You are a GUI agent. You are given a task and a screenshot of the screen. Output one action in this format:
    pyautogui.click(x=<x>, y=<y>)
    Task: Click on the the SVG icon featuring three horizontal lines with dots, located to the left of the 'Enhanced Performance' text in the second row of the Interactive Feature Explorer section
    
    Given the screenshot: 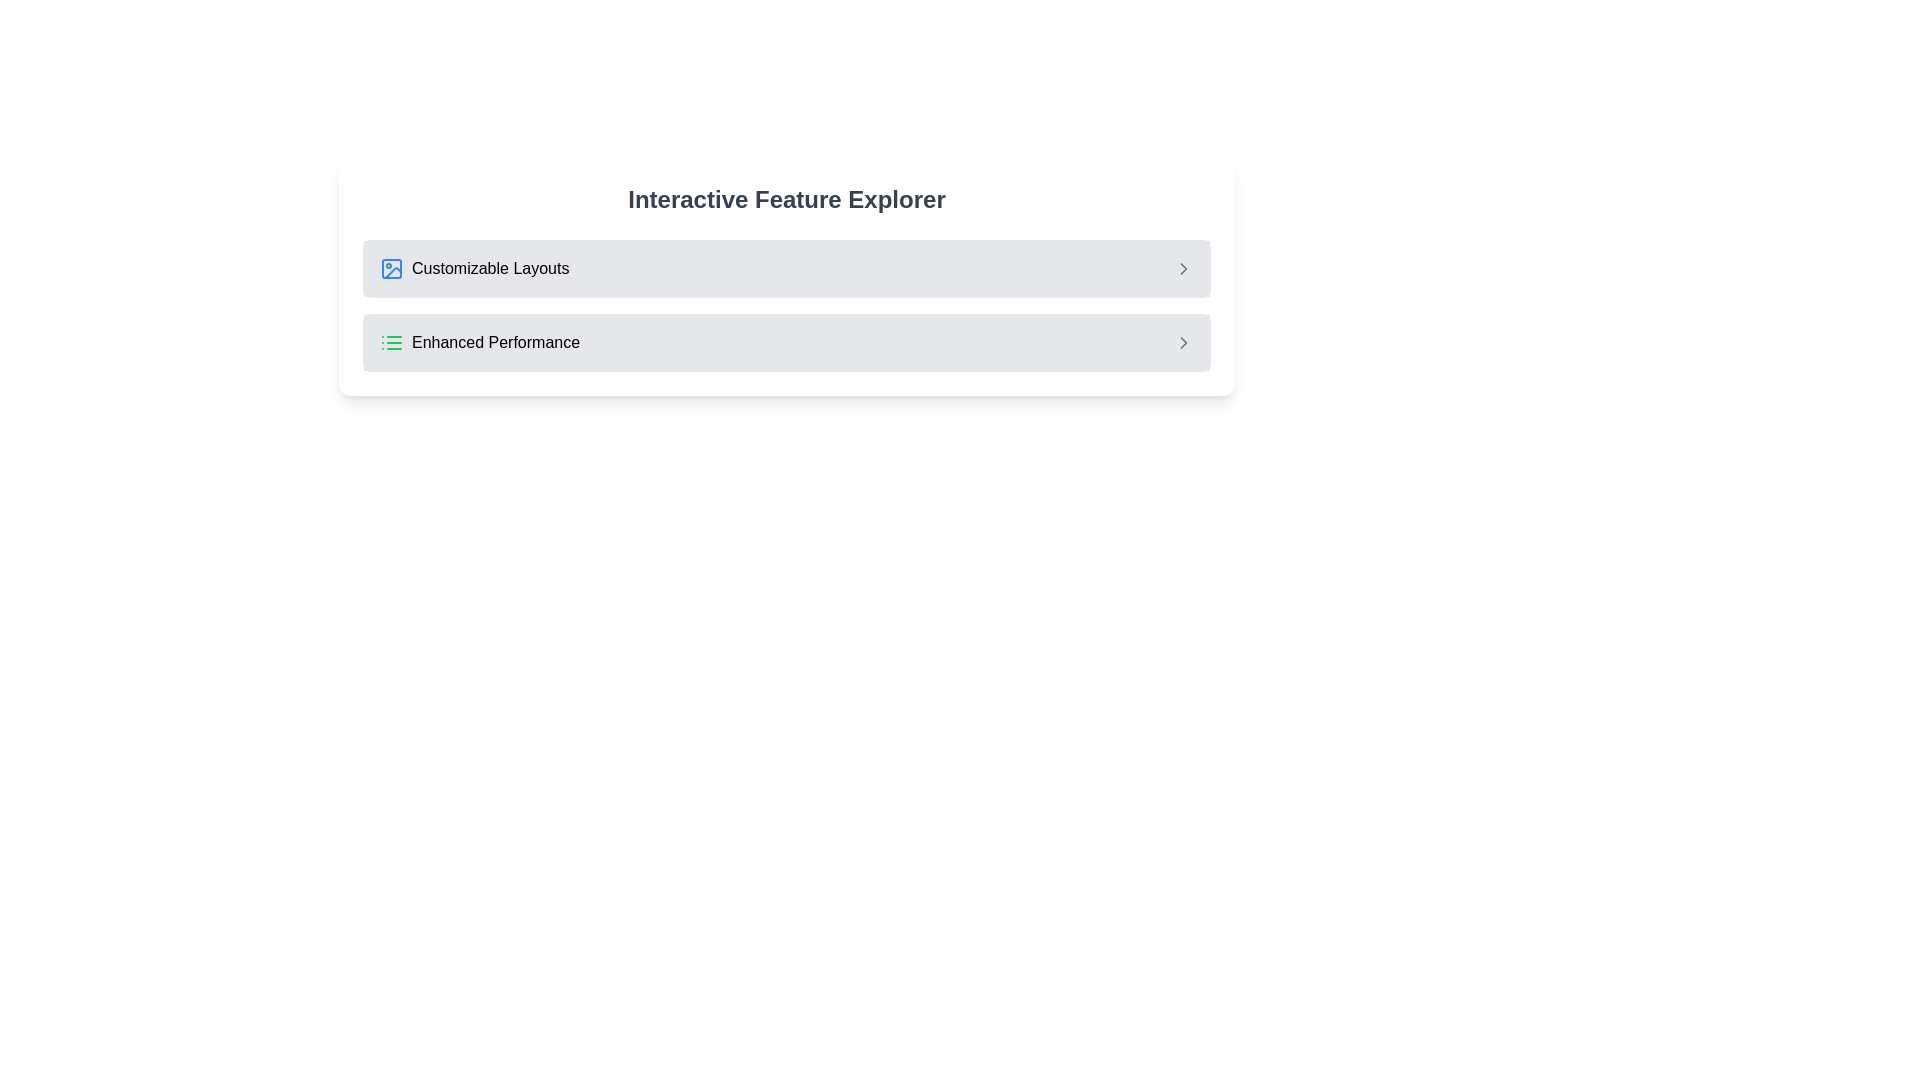 What is the action you would take?
    pyautogui.click(x=392, y=342)
    